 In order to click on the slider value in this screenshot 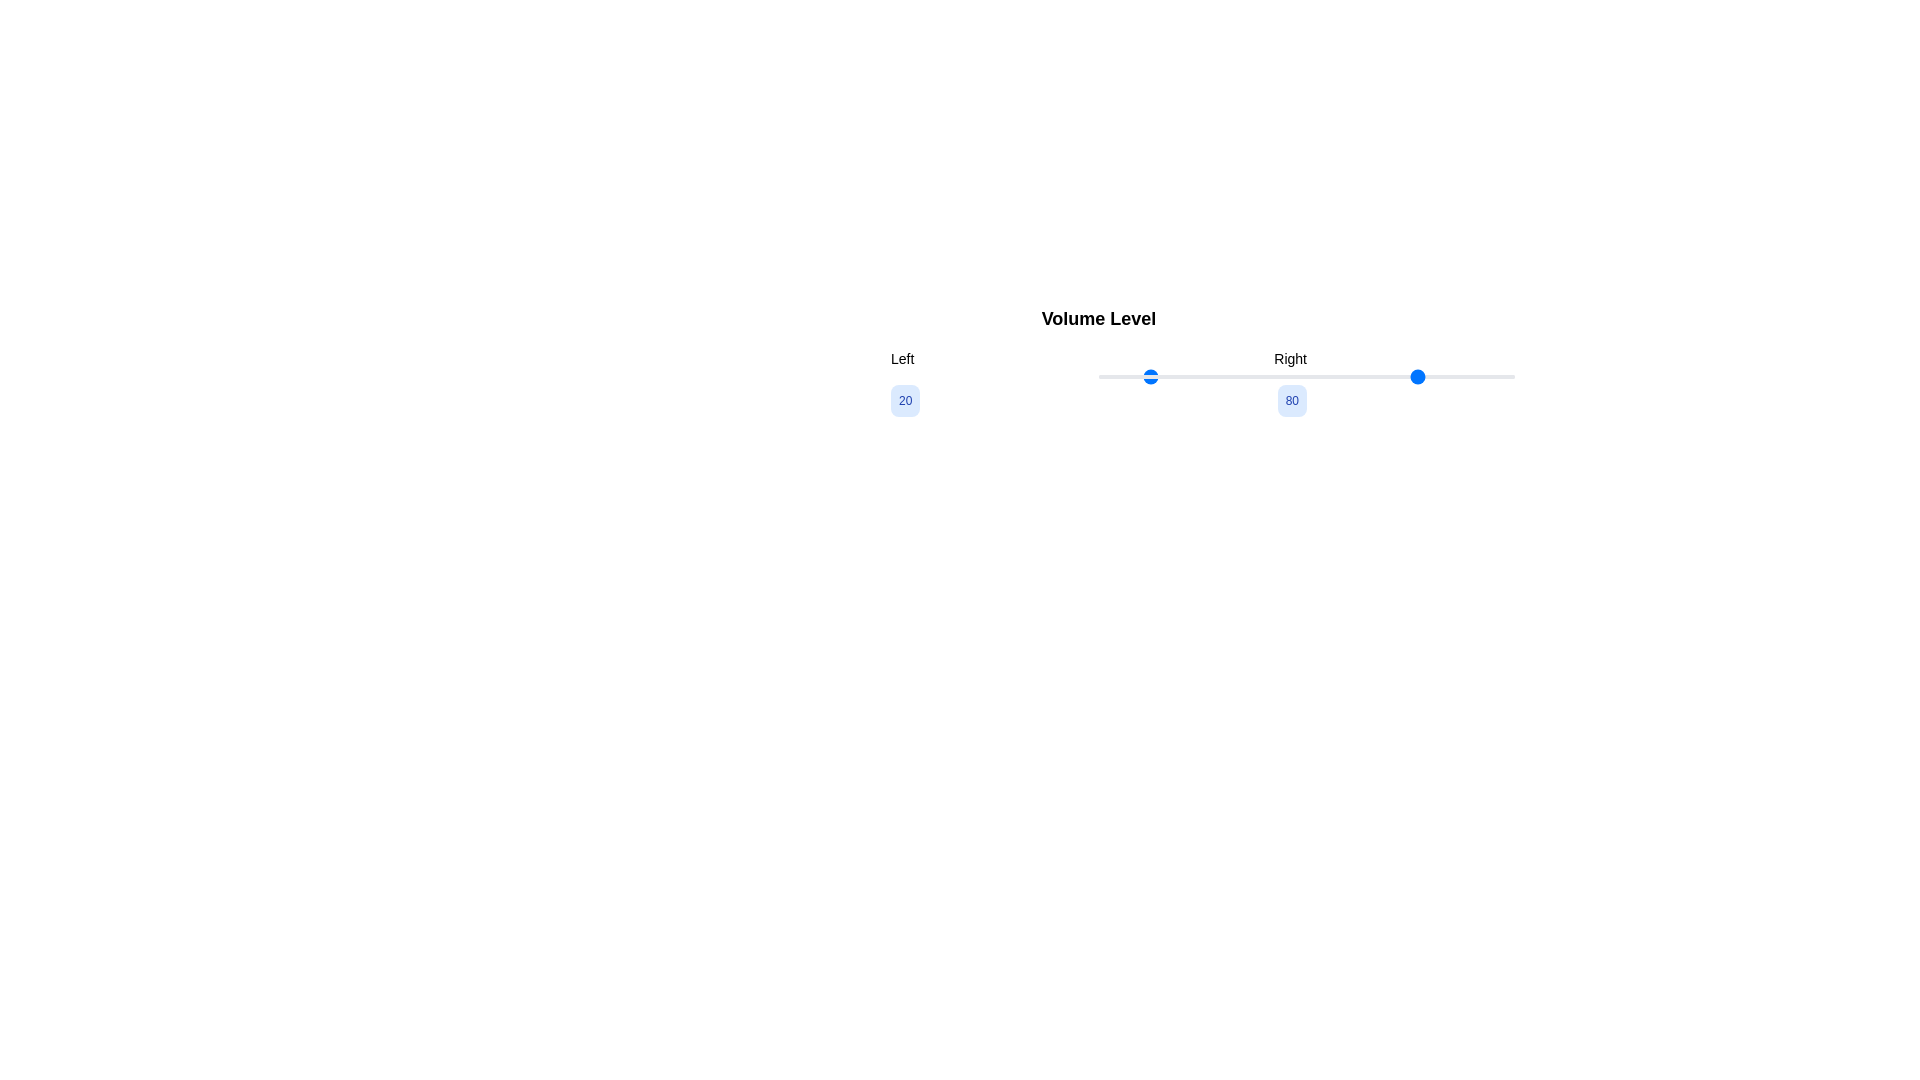, I will do `click(1168, 377)`.